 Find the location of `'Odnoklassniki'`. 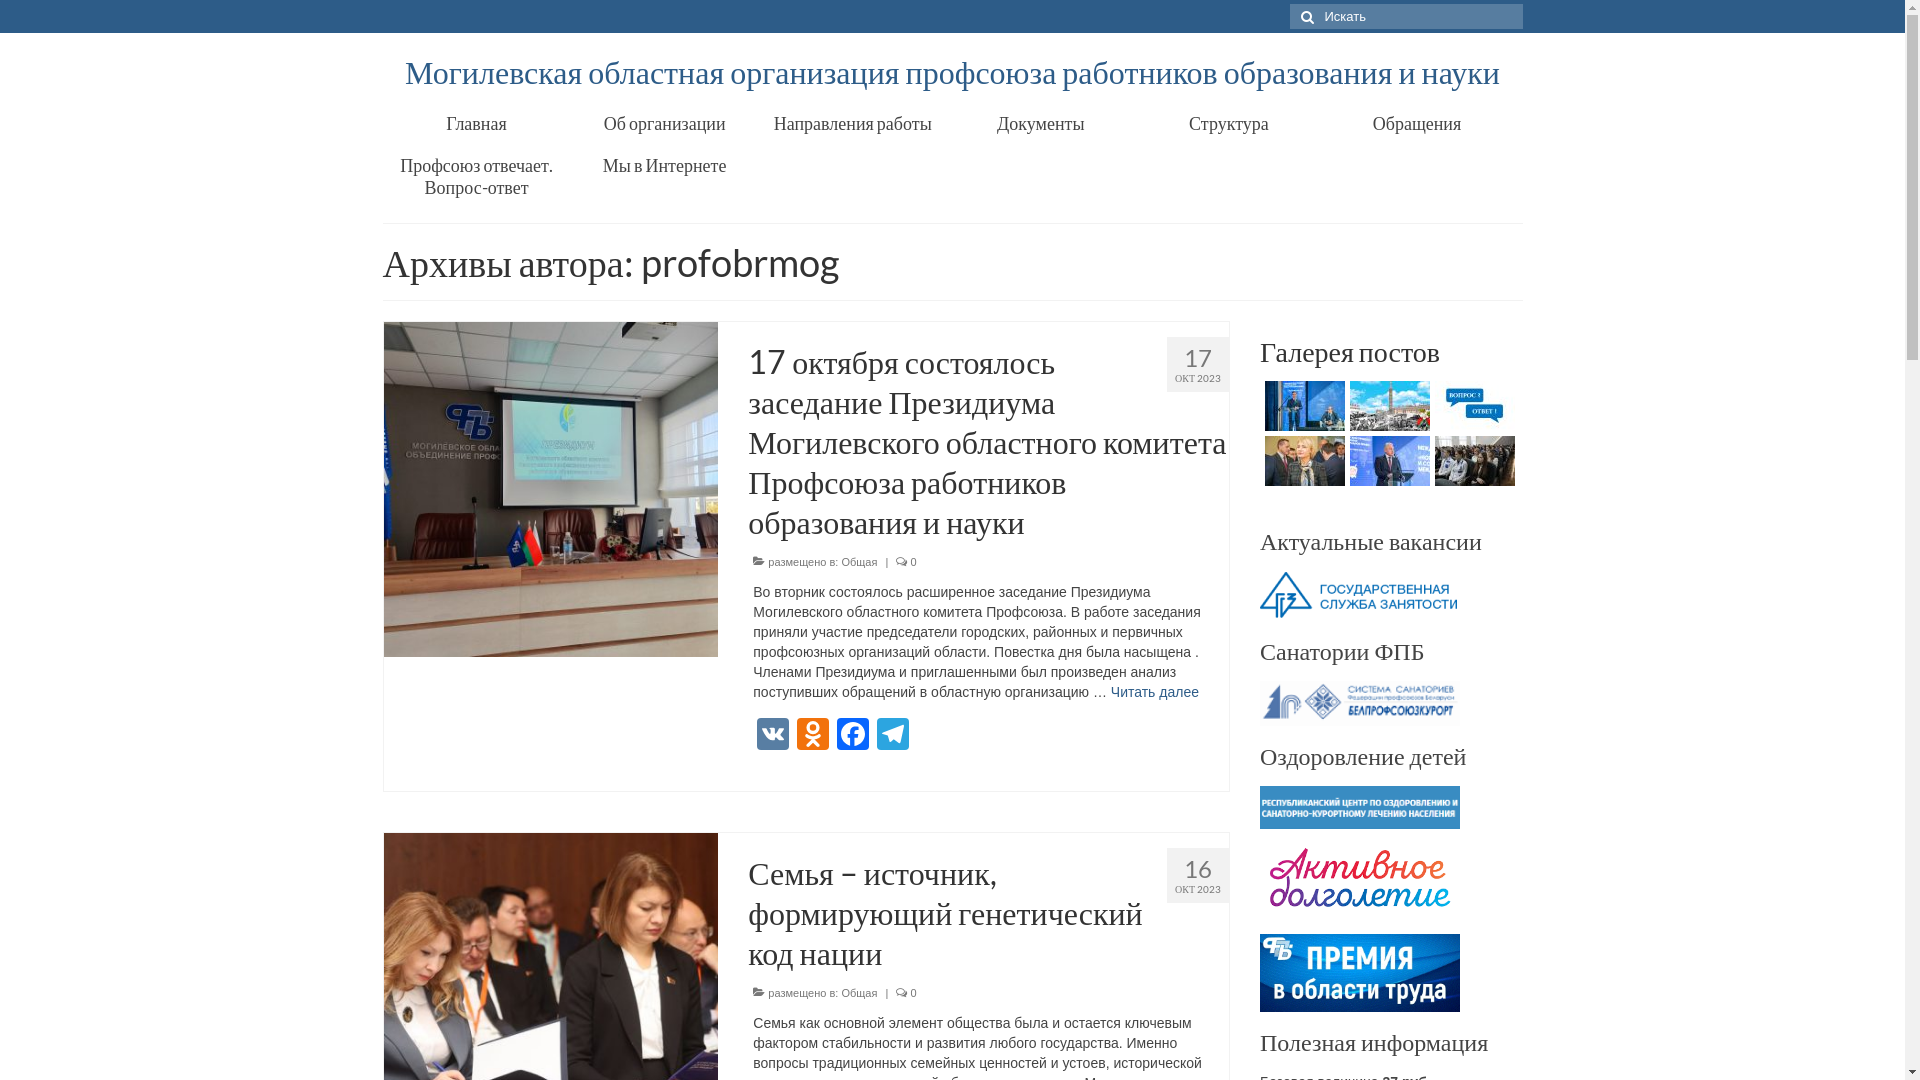

'Odnoklassniki' is located at coordinates (812, 736).